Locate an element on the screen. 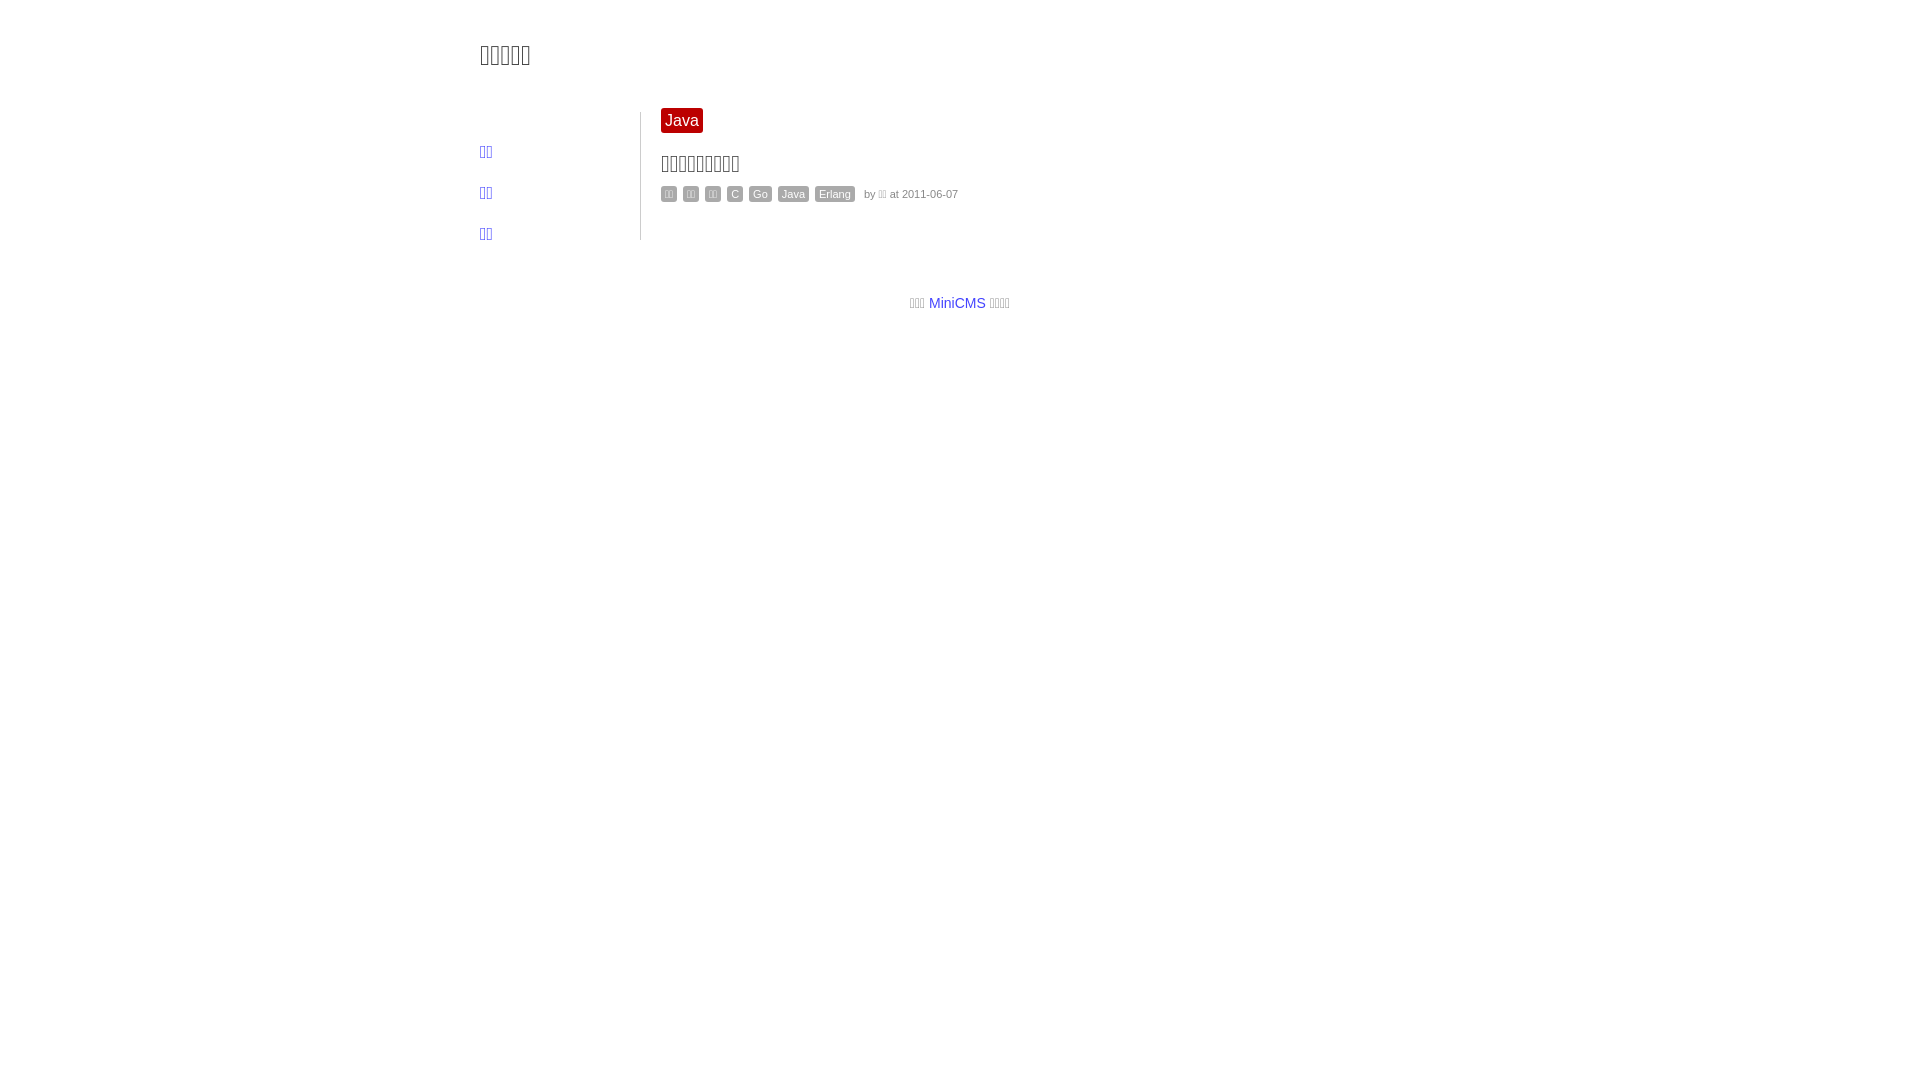 Image resolution: width=1920 pixels, height=1080 pixels. 'MiniCMS' is located at coordinates (928, 303).